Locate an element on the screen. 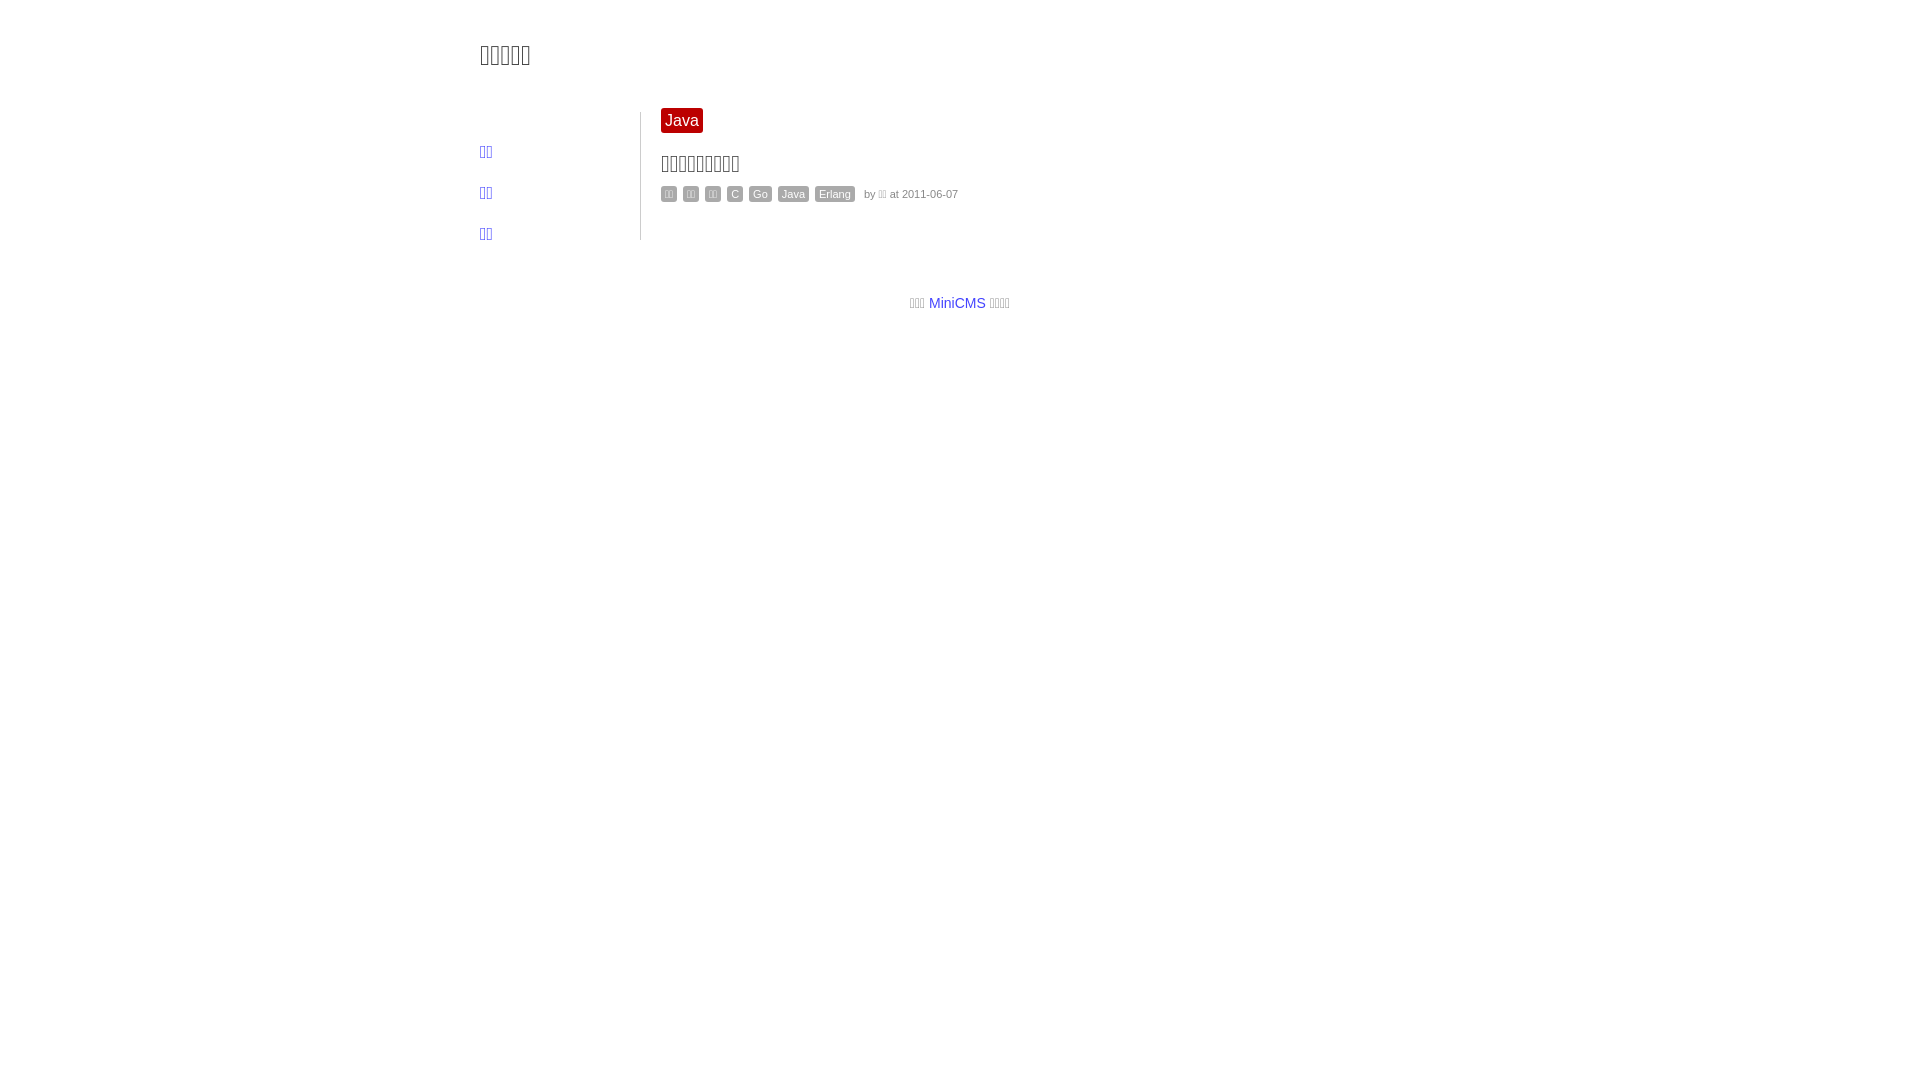 Image resolution: width=1920 pixels, height=1080 pixels. 'MiniCMS' is located at coordinates (928, 303).